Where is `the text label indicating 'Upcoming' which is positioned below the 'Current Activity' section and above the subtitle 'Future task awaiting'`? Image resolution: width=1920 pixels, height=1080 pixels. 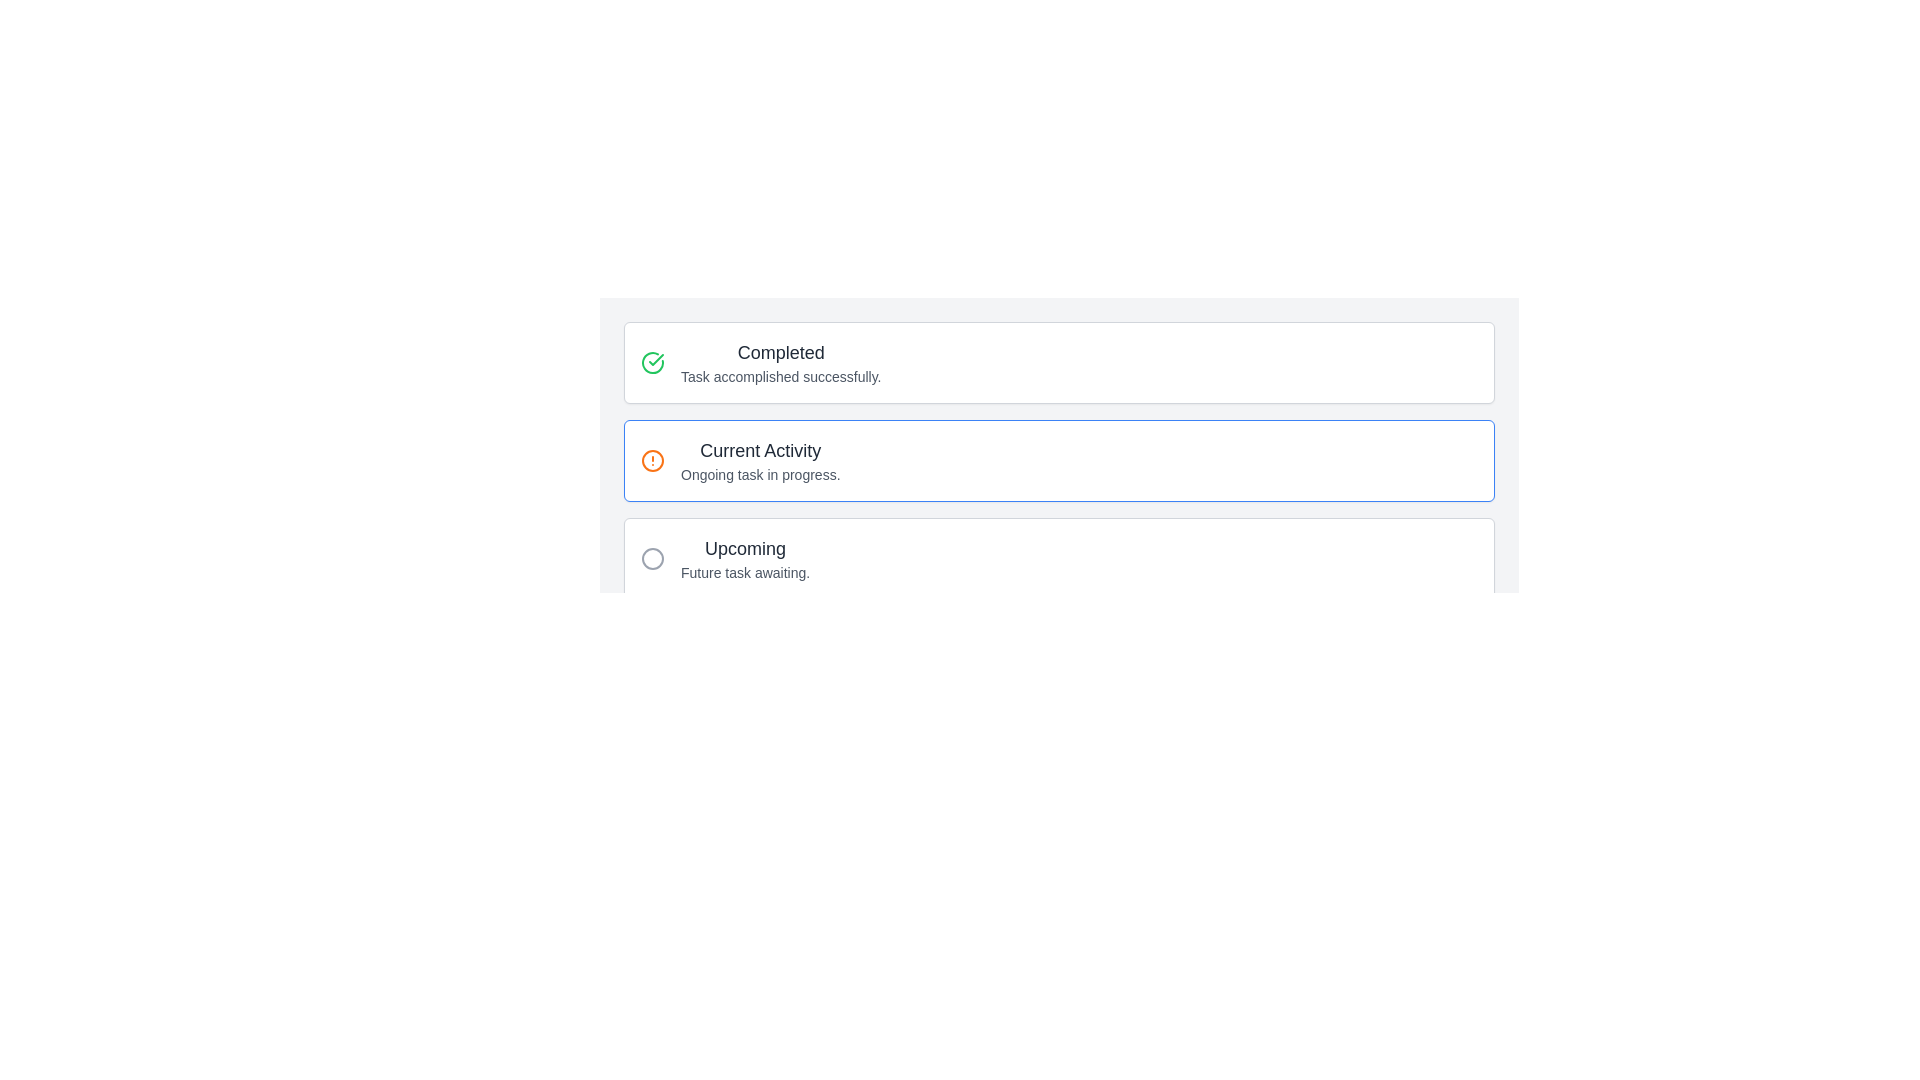 the text label indicating 'Upcoming' which is positioned below the 'Current Activity' section and above the subtitle 'Future task awaiting' is located at coordinates (744, 548).